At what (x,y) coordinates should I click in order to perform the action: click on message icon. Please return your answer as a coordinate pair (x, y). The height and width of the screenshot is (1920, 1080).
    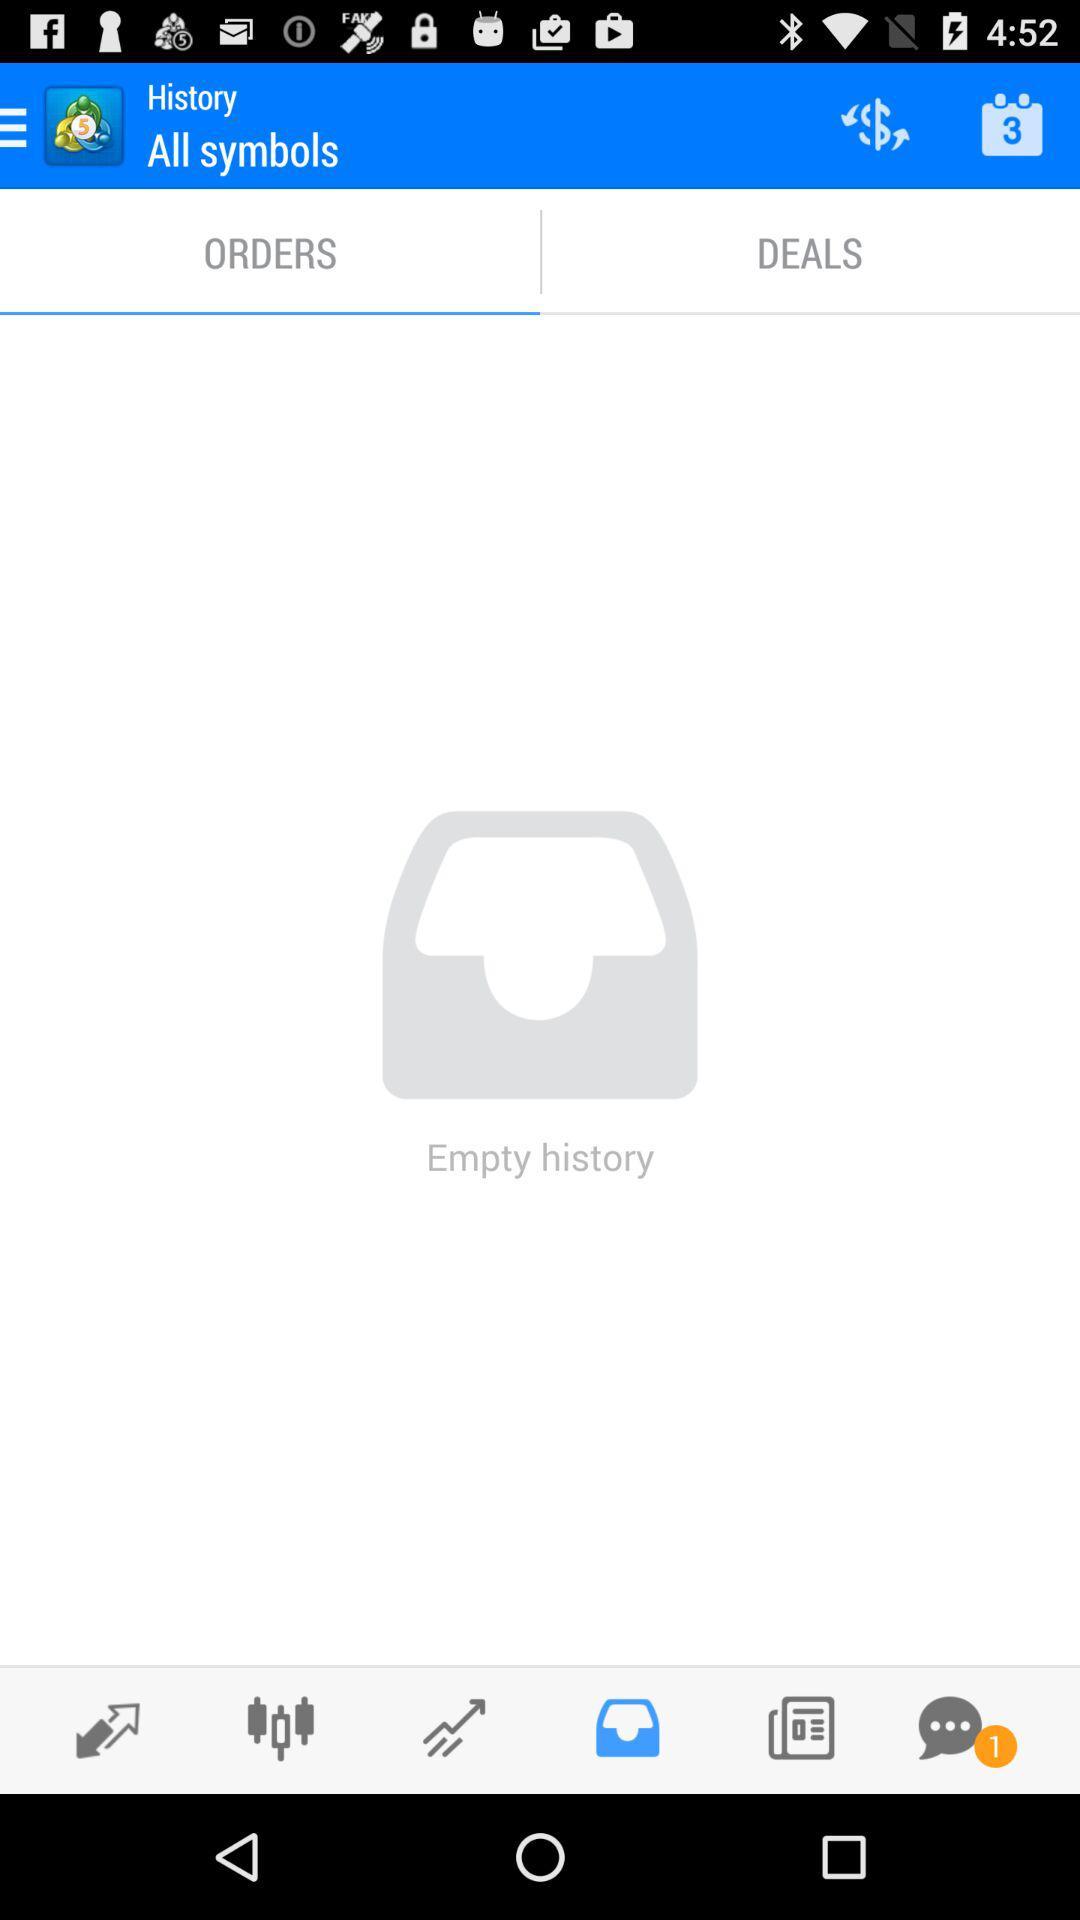
    Looking at the image, I should click on (949, 1727).